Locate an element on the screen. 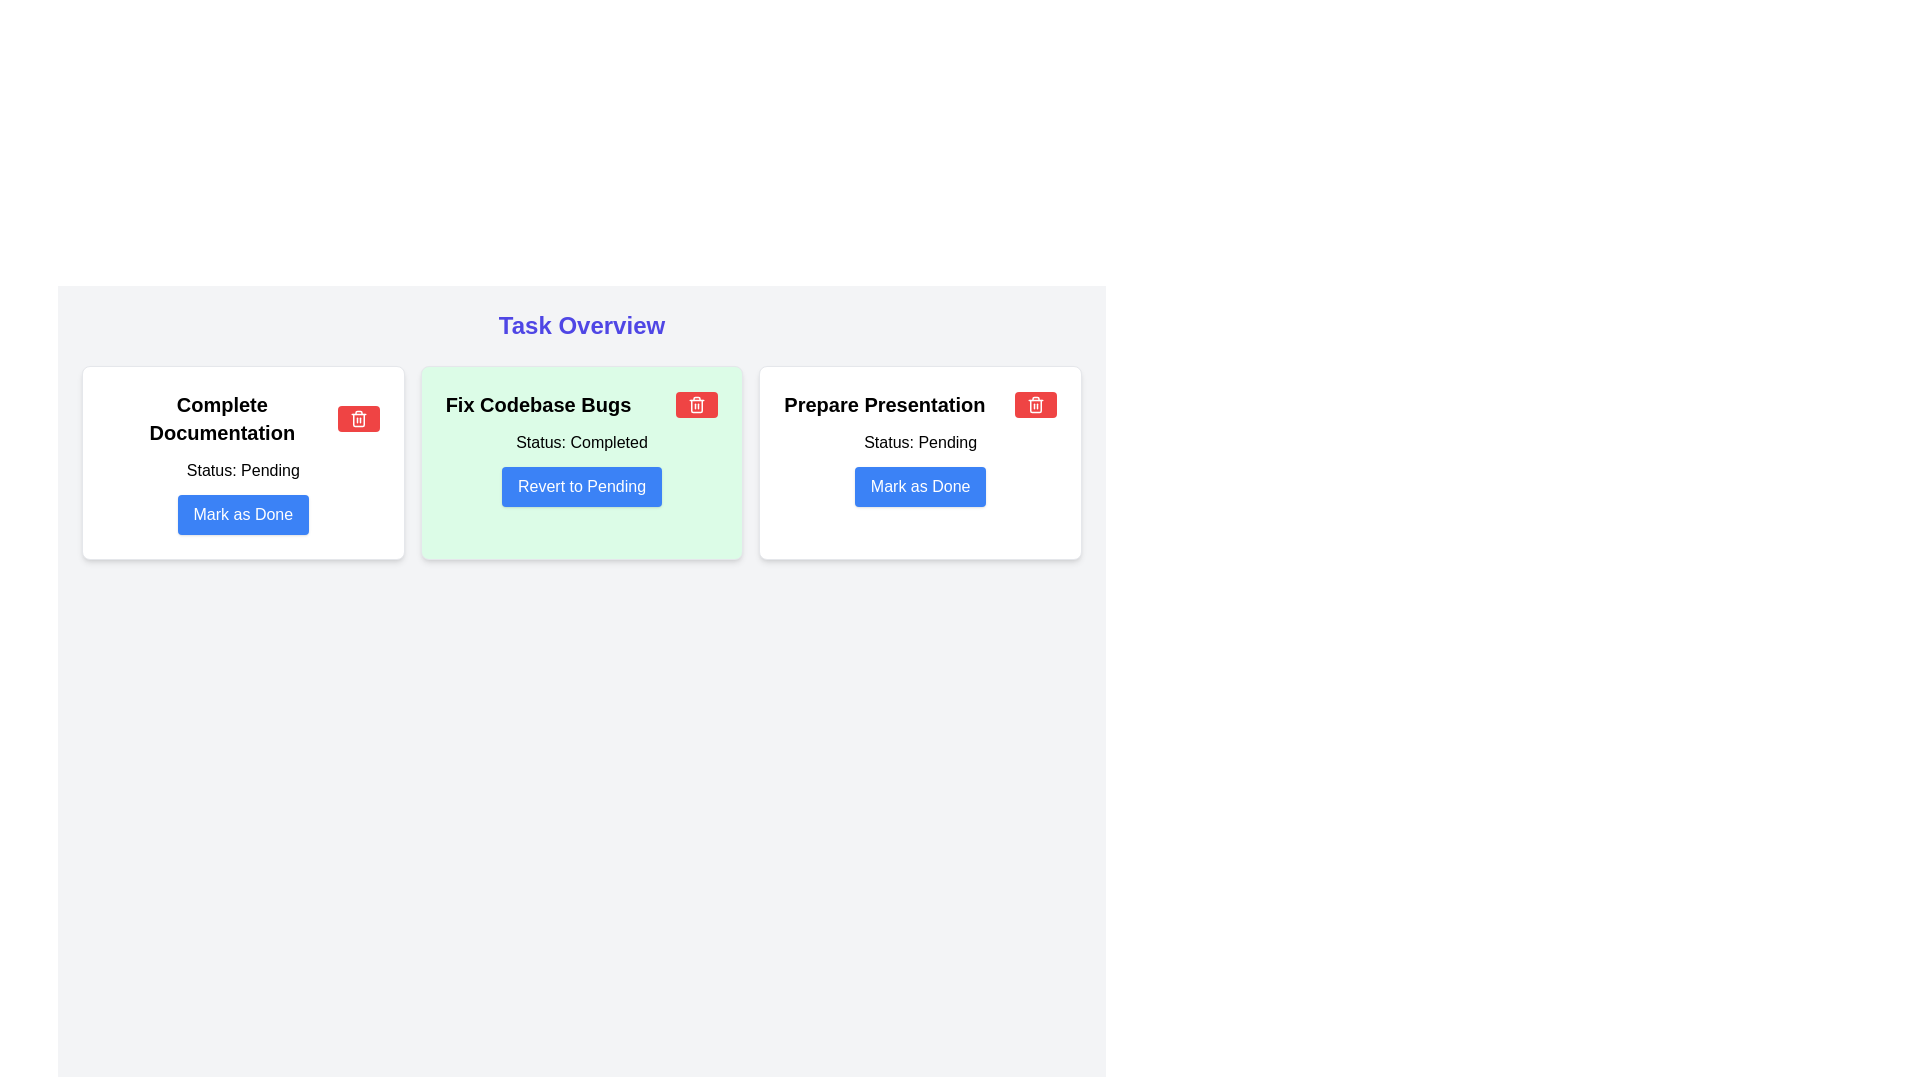 The height and width of the screenshot is (1080, 1920). the Title text located at the top center of the leftmost card in a three-card horizontal layout is located at coordinates (242, 418).